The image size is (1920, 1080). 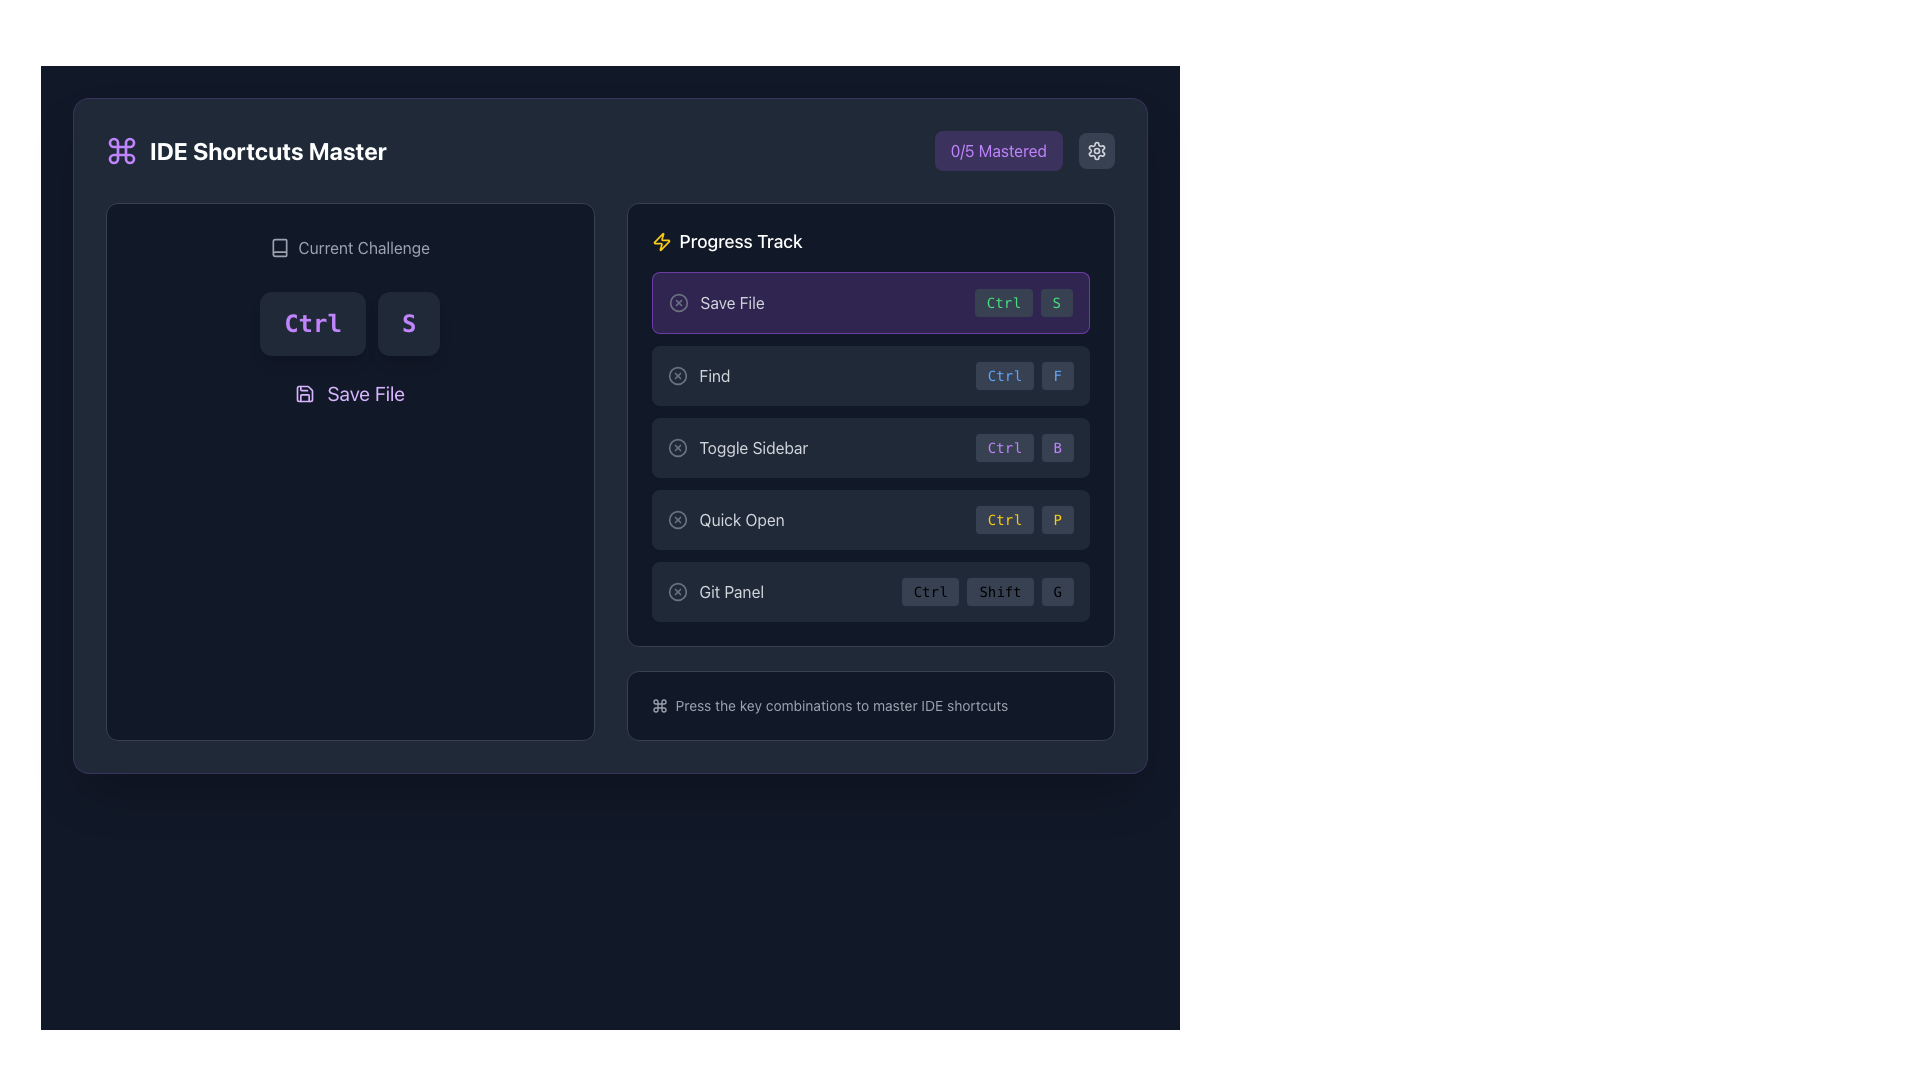 I want to click on the circular graphic element representing the close or cancel icon located at the top-right section of the Progress Track, adjacent to the Toggle Sidebar button, so click(x=677, y=446).